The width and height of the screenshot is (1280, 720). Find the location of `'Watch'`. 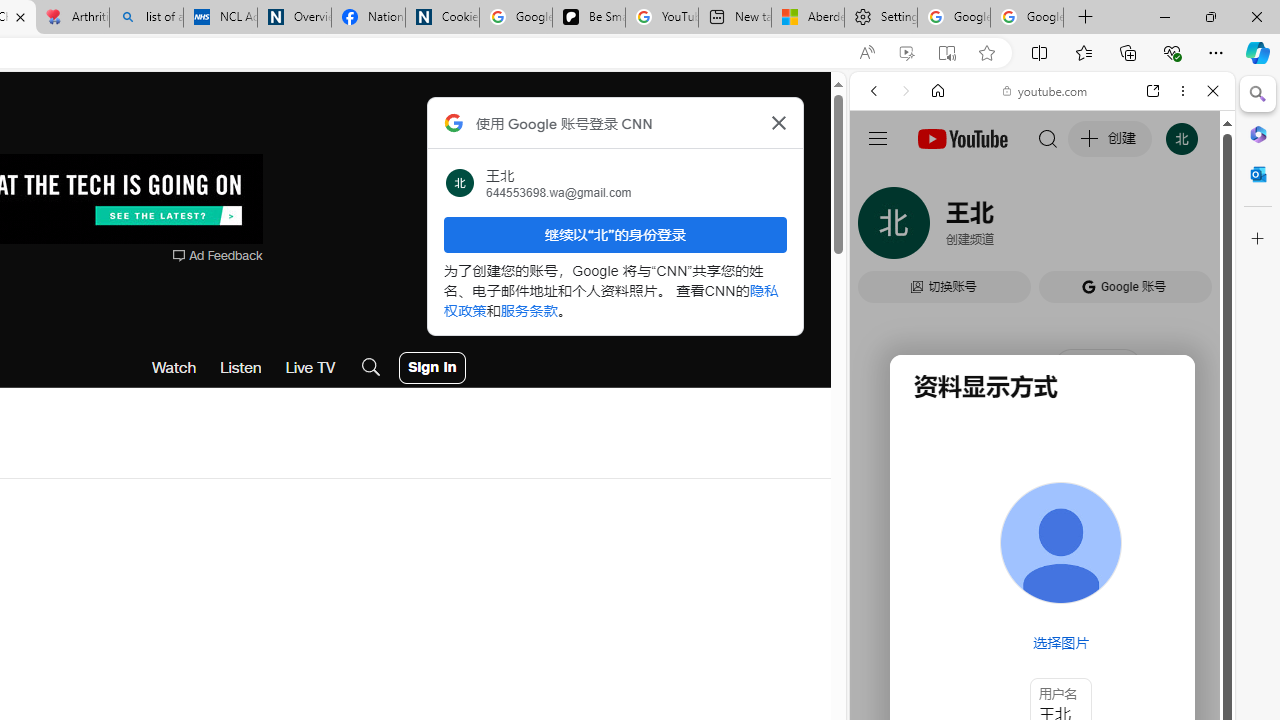

'Watch' is located at coordinates (174, 367).